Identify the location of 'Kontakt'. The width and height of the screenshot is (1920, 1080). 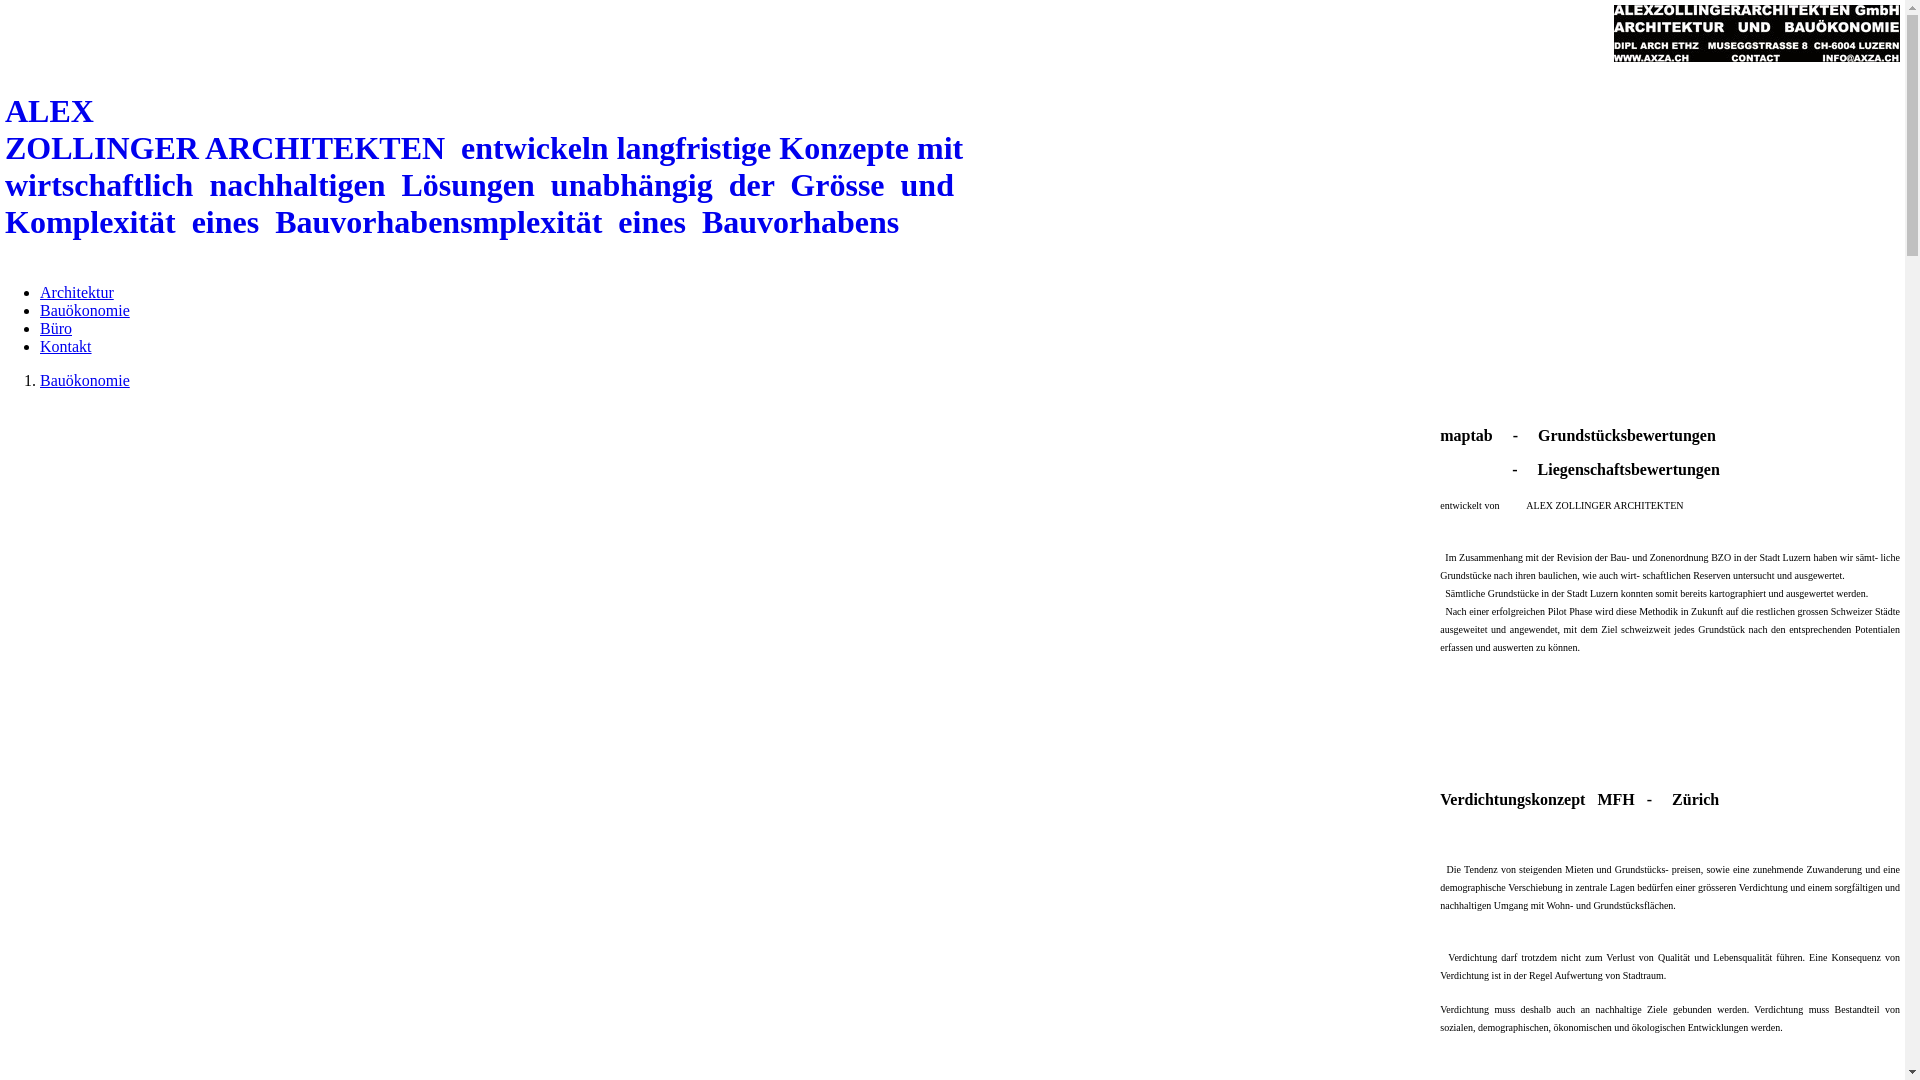
(66, 345).